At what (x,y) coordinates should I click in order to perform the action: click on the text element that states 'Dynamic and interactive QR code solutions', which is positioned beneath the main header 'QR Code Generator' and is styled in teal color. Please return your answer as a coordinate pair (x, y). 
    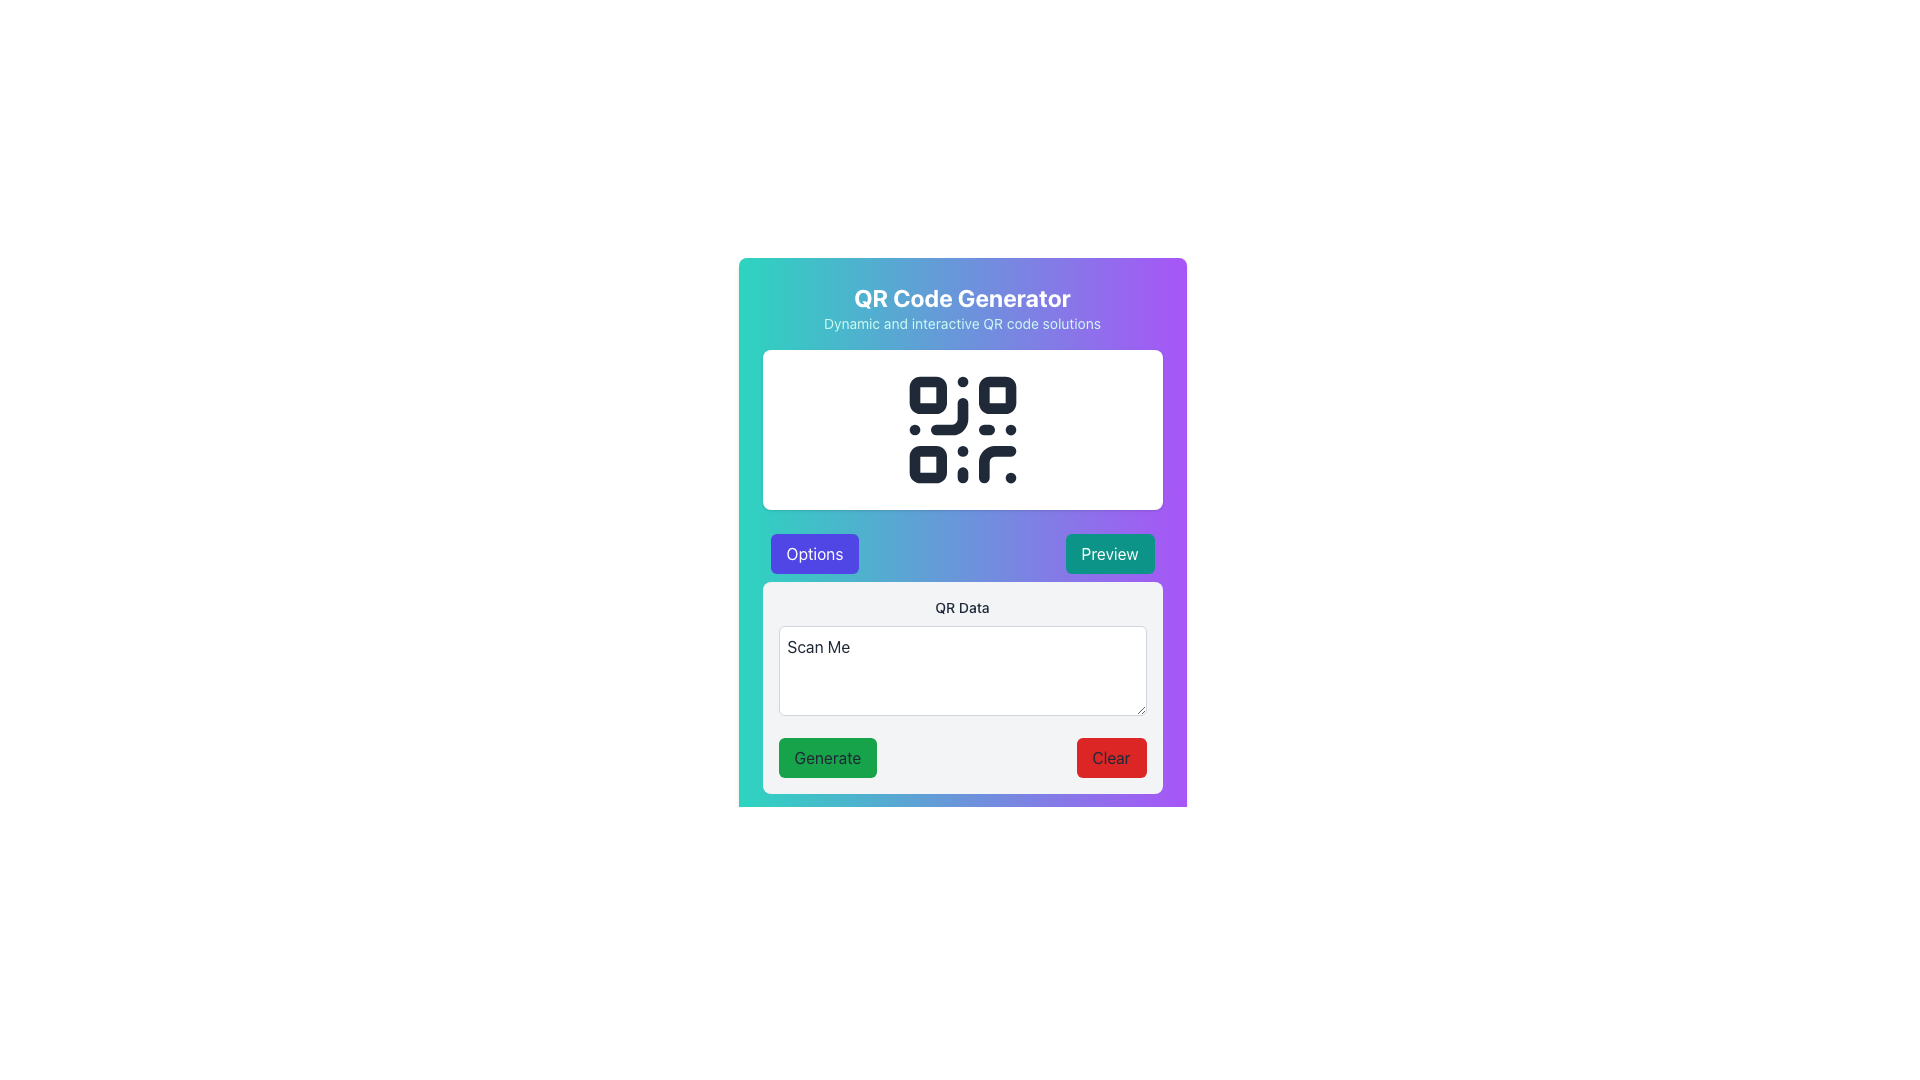
    Looking at the image, I should click on (962, 323).